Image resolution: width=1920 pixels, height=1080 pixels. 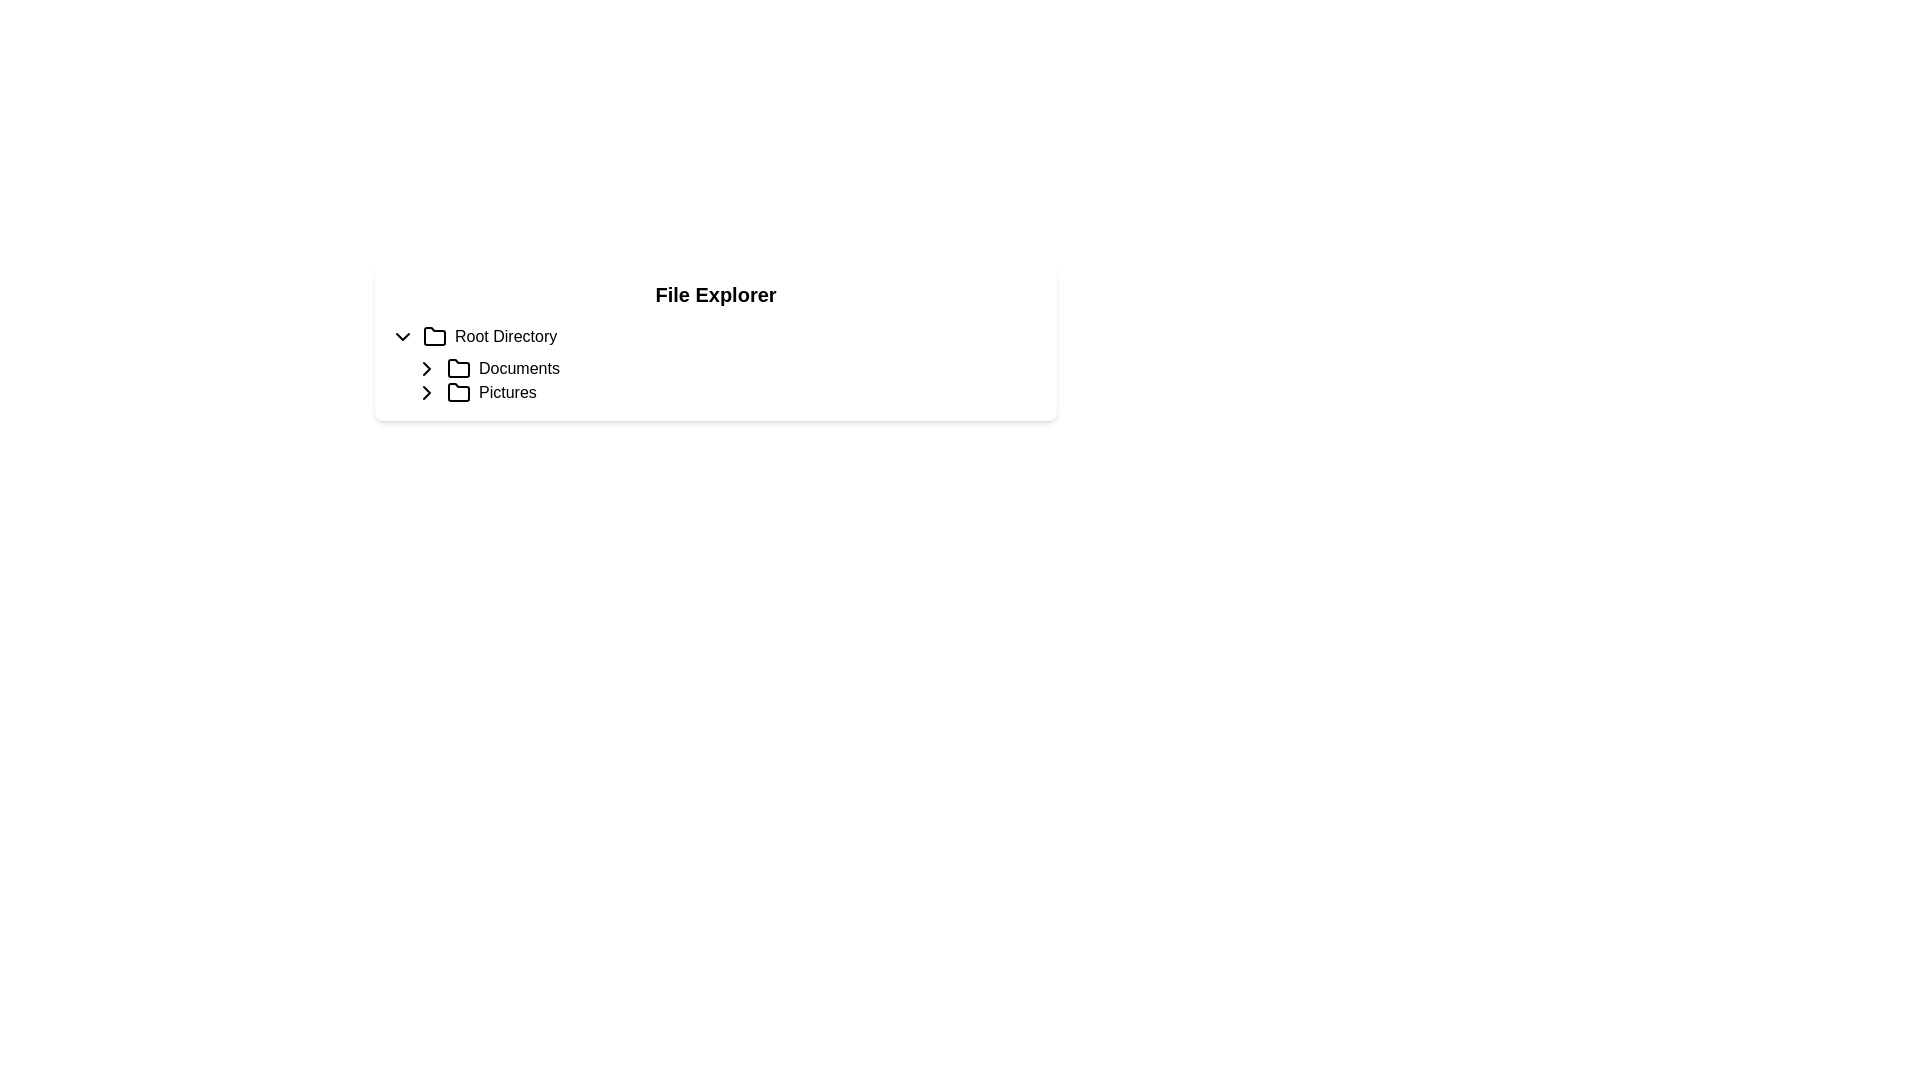 I want to click on the Chevron icon next to the 'Documents' item in the File Explorer, so click(x=426, y=369).